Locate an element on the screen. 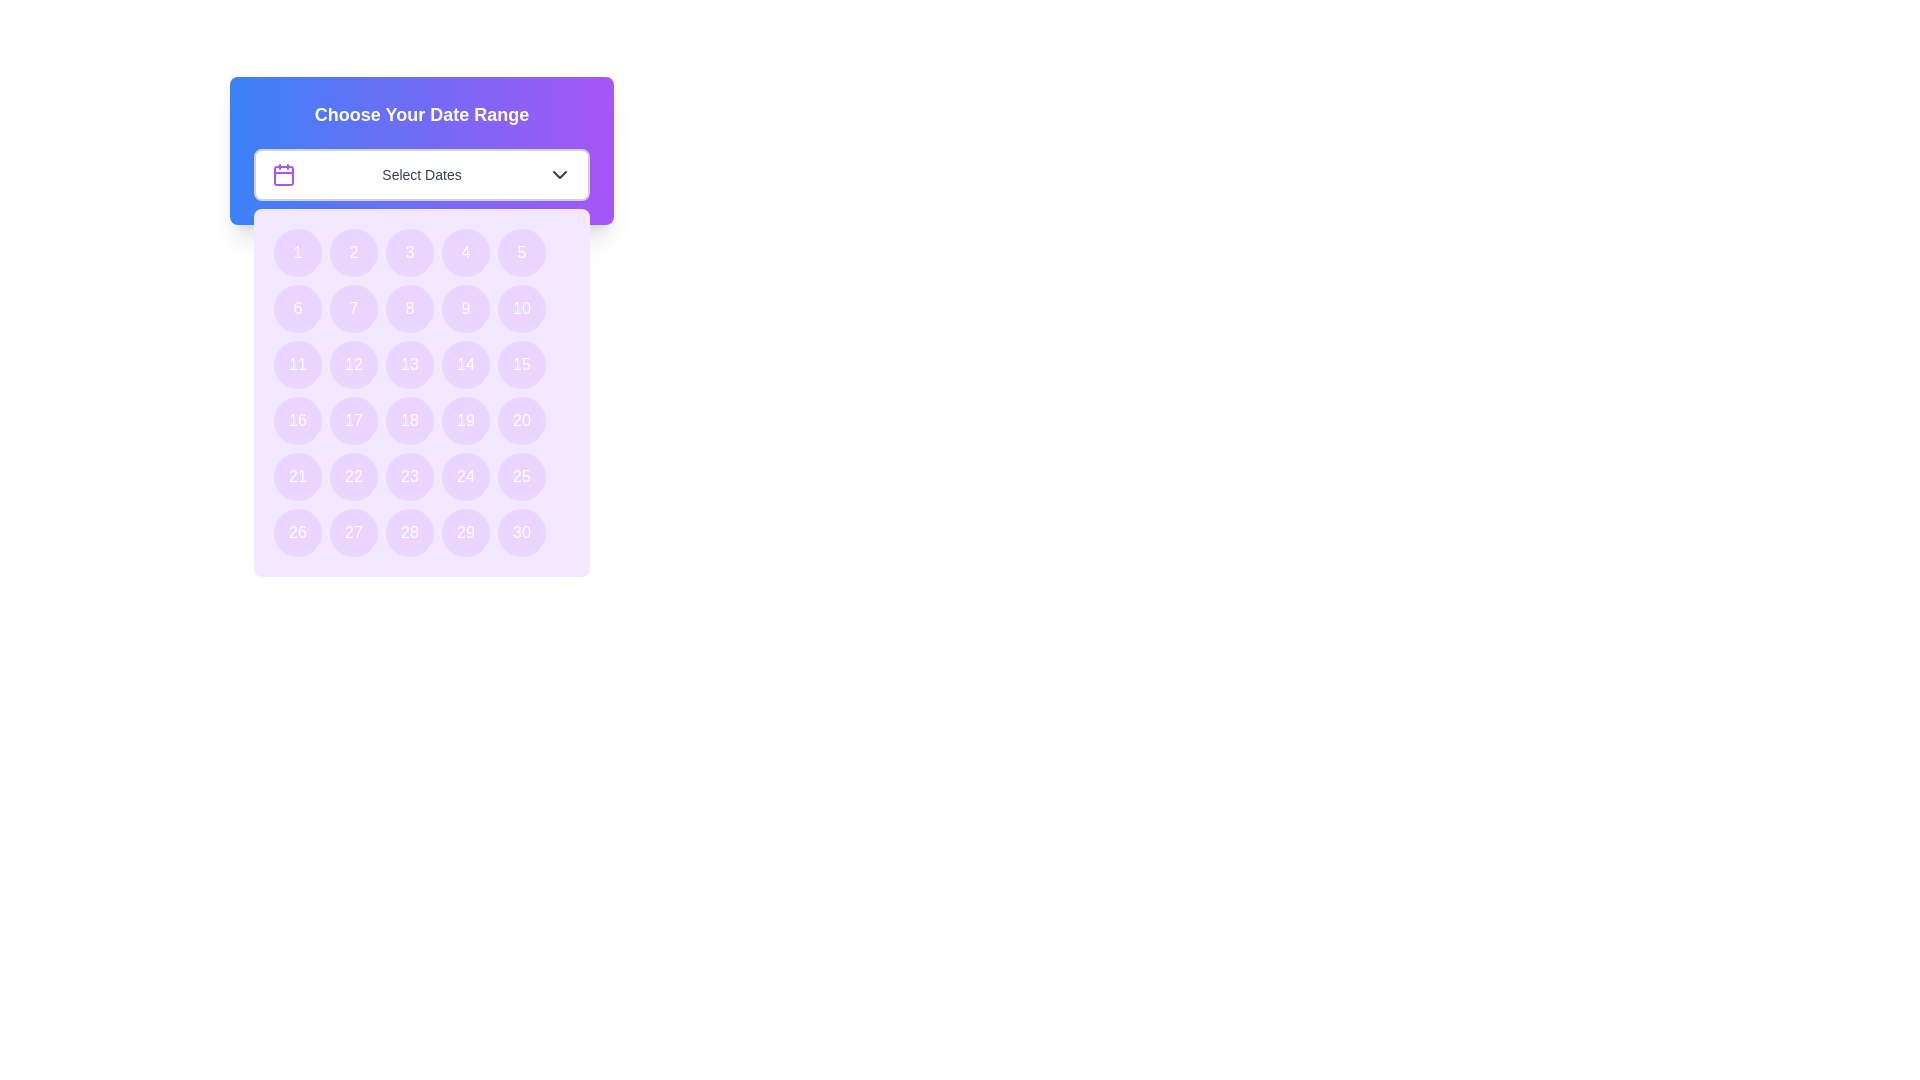 The height and width of the screenshot is (1080, 1920). the circular button with a light purple background displaying the number '17' is located at coordinates (354, 419).